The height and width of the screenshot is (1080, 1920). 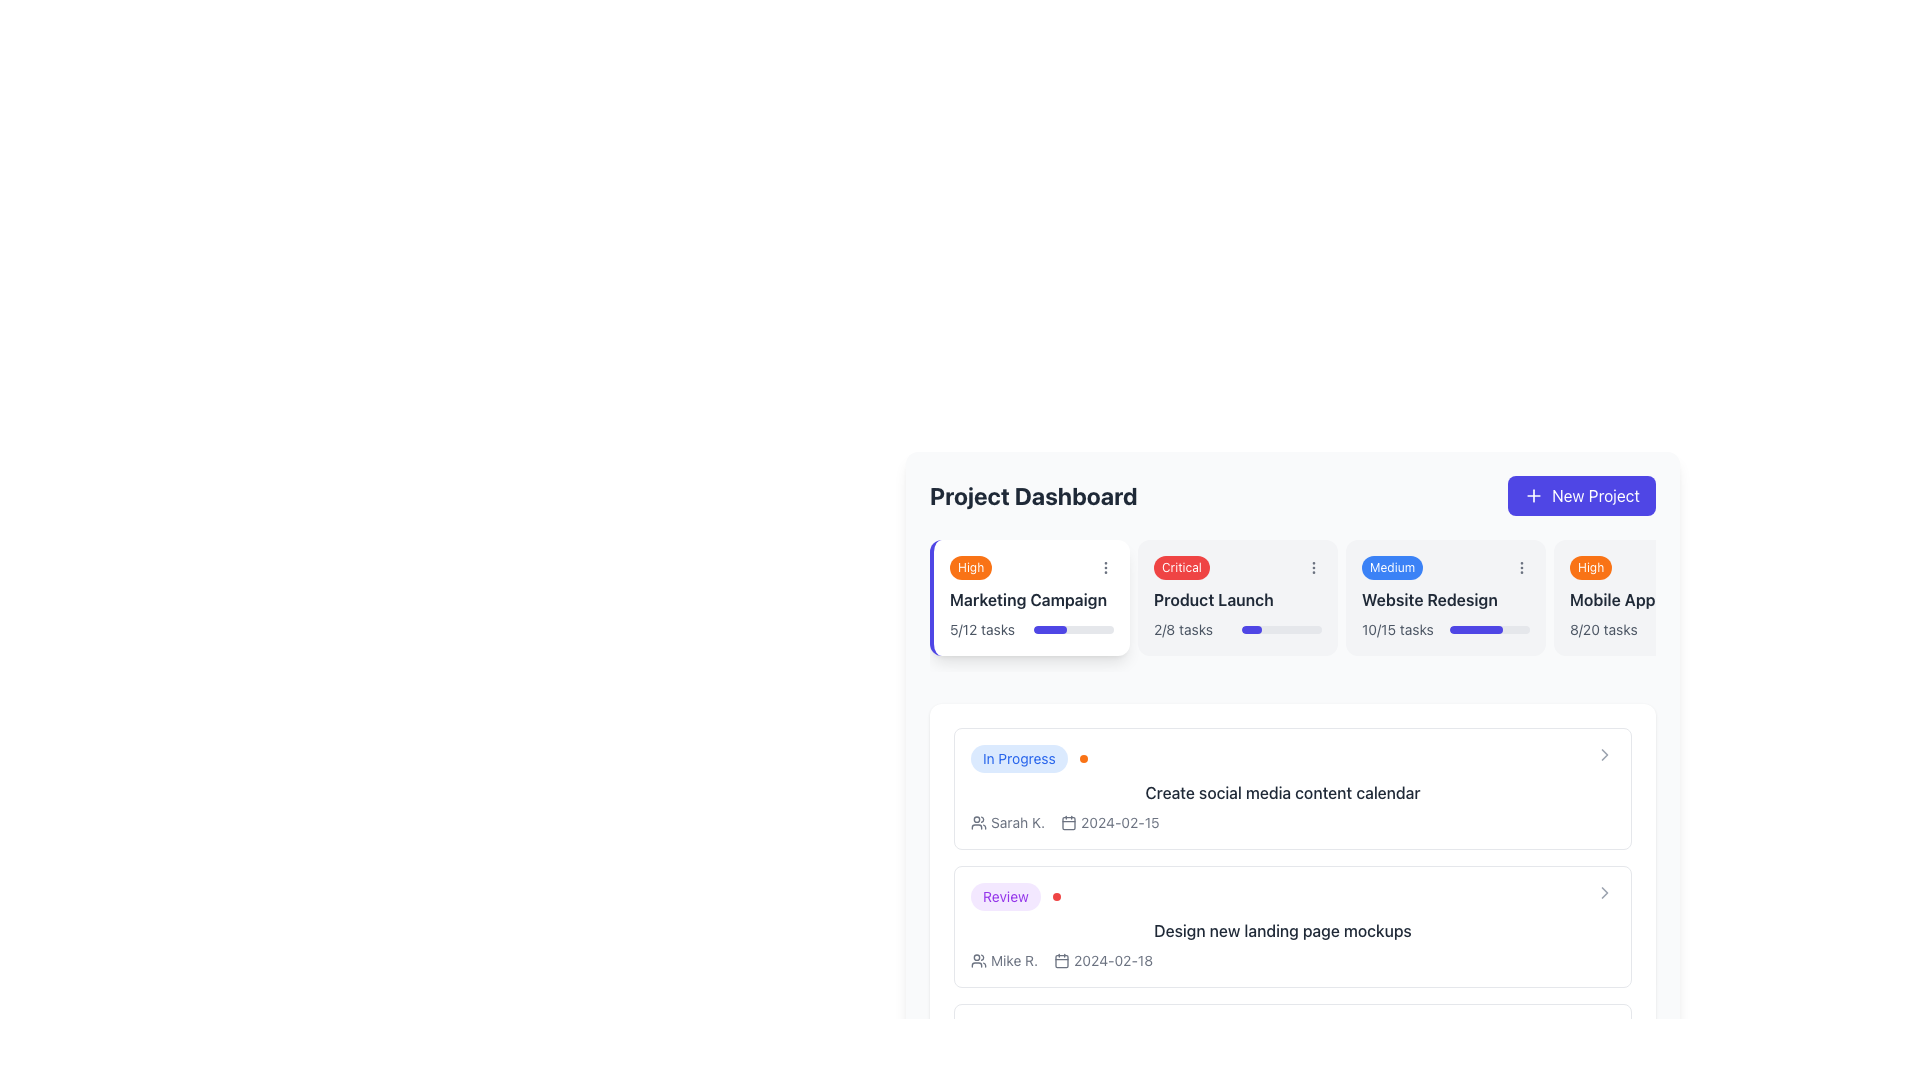 What do you see at coordinates (1112, 959) in the screenshot?
I see `the Text display element showing the due date of the task in the second entry under the 'Review' section of the dashboard` at bounding box center [1112, 959].